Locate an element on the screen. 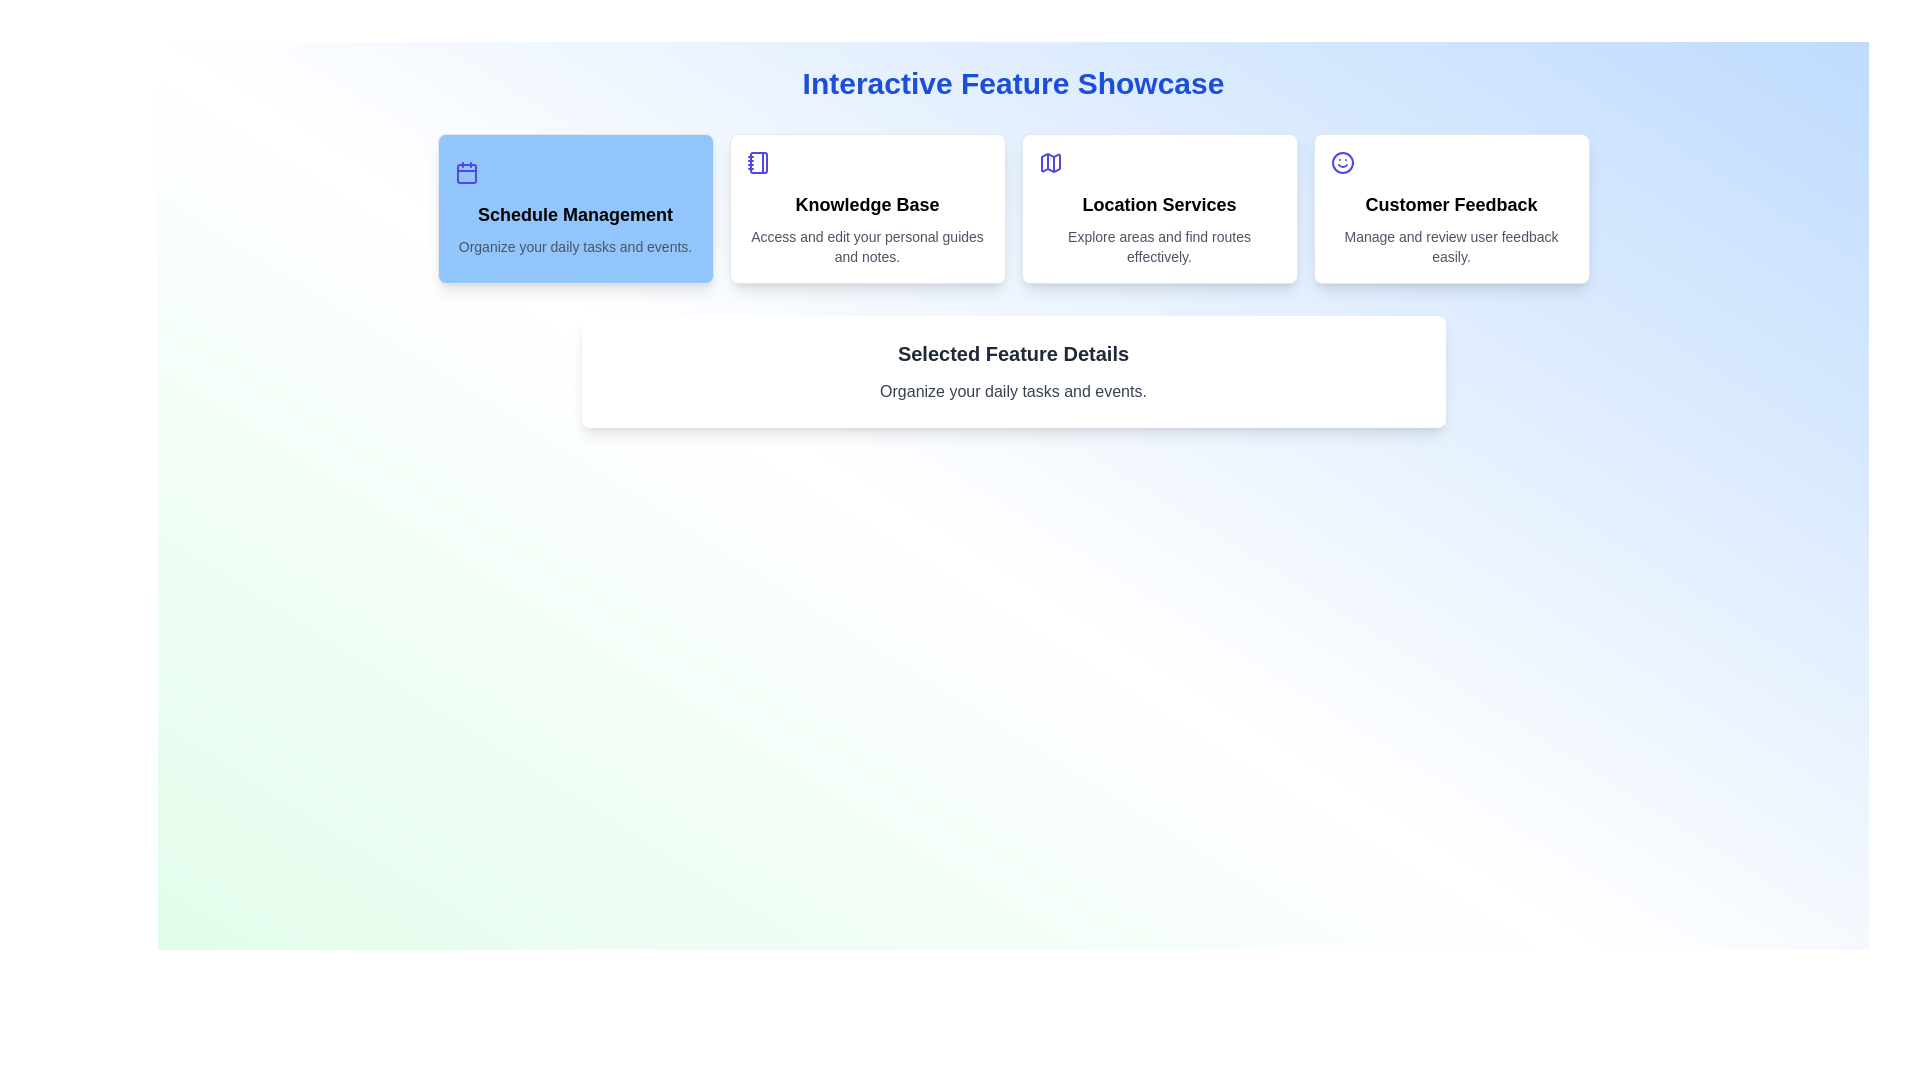  the circular shape that forms the boundary of the smiley face illustration within the 'Customer Feedback' card located in the top-right section of the interface is located at coordinates (1342, 161).